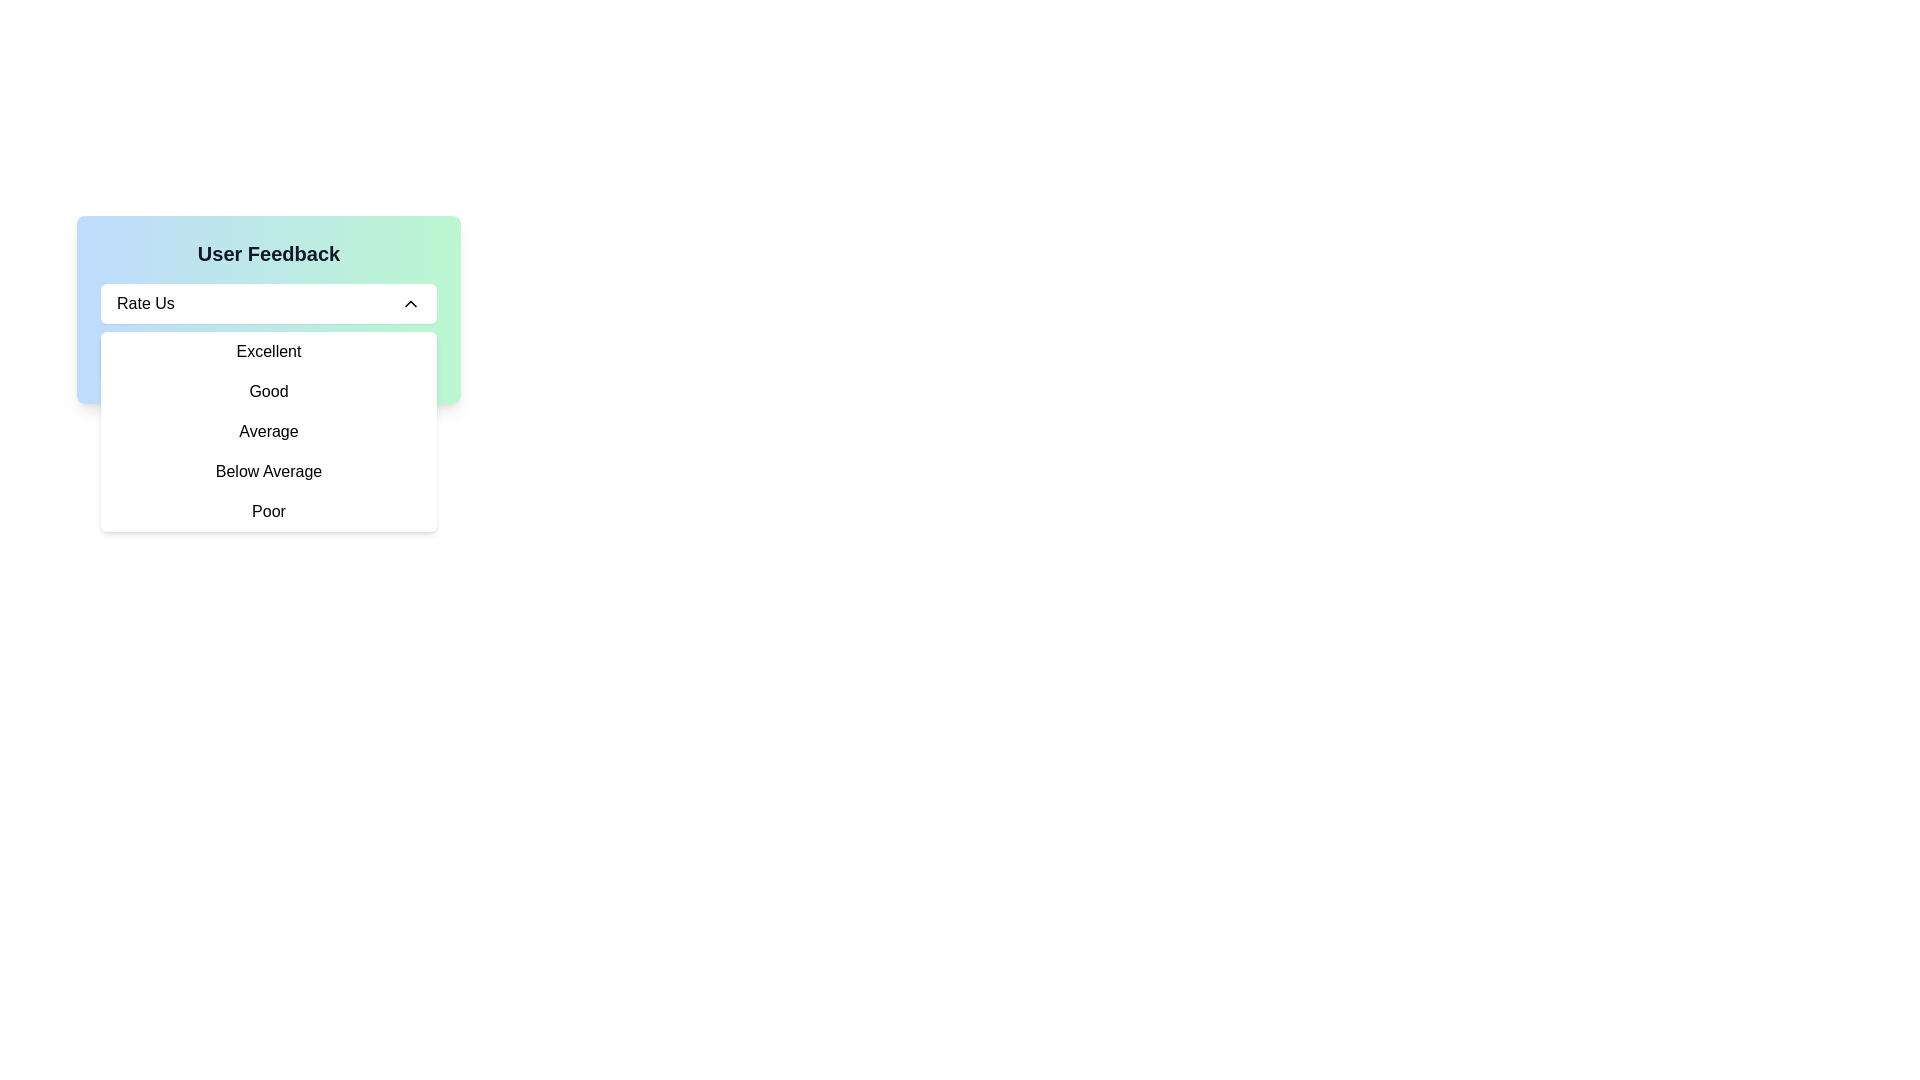 The width and height of the screenshot is (1920, 1080). I want to click on the 'Below Average' option in the dropdown menu under 'Rate Us', so click(267, 471).